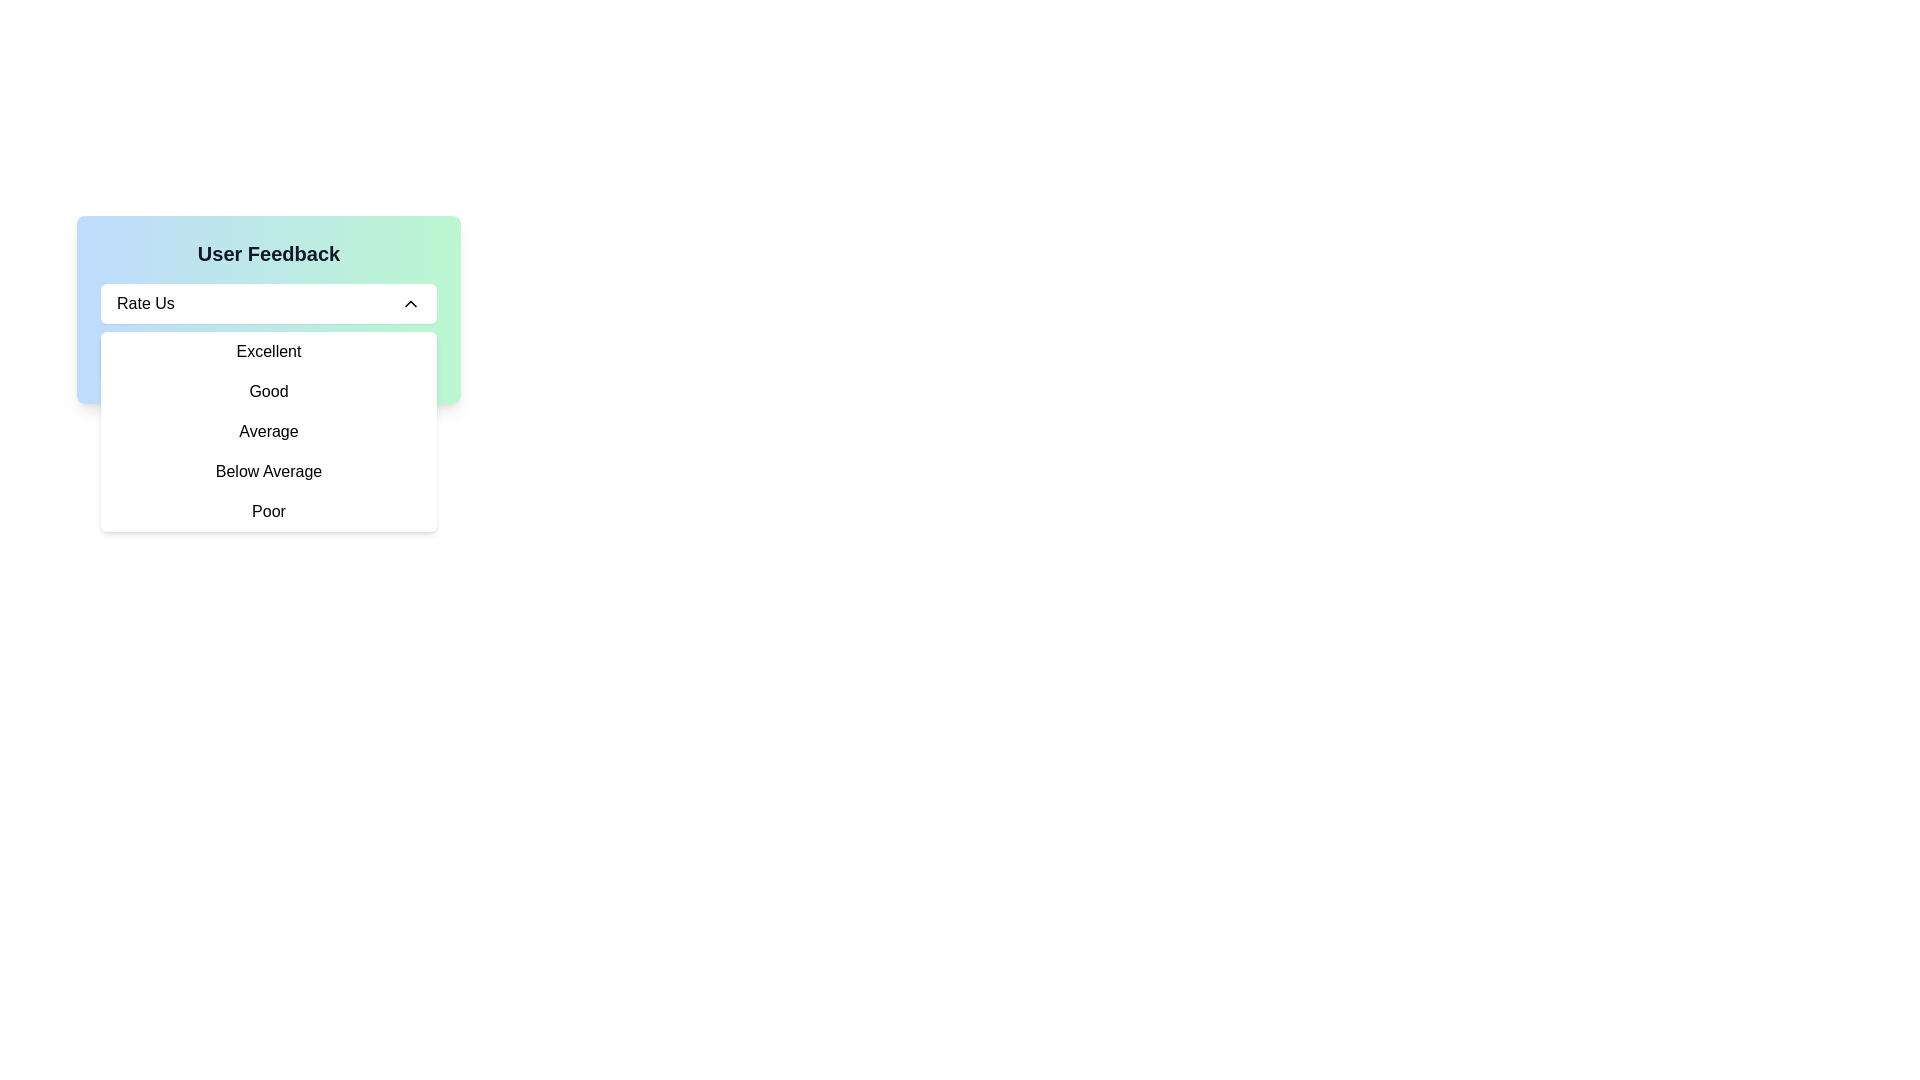 The width and height of the screenshot is (1920, 1080). I want to click on the 'Below Average' option in the dropdown menu under 'Rate Us', so click(267, 471).